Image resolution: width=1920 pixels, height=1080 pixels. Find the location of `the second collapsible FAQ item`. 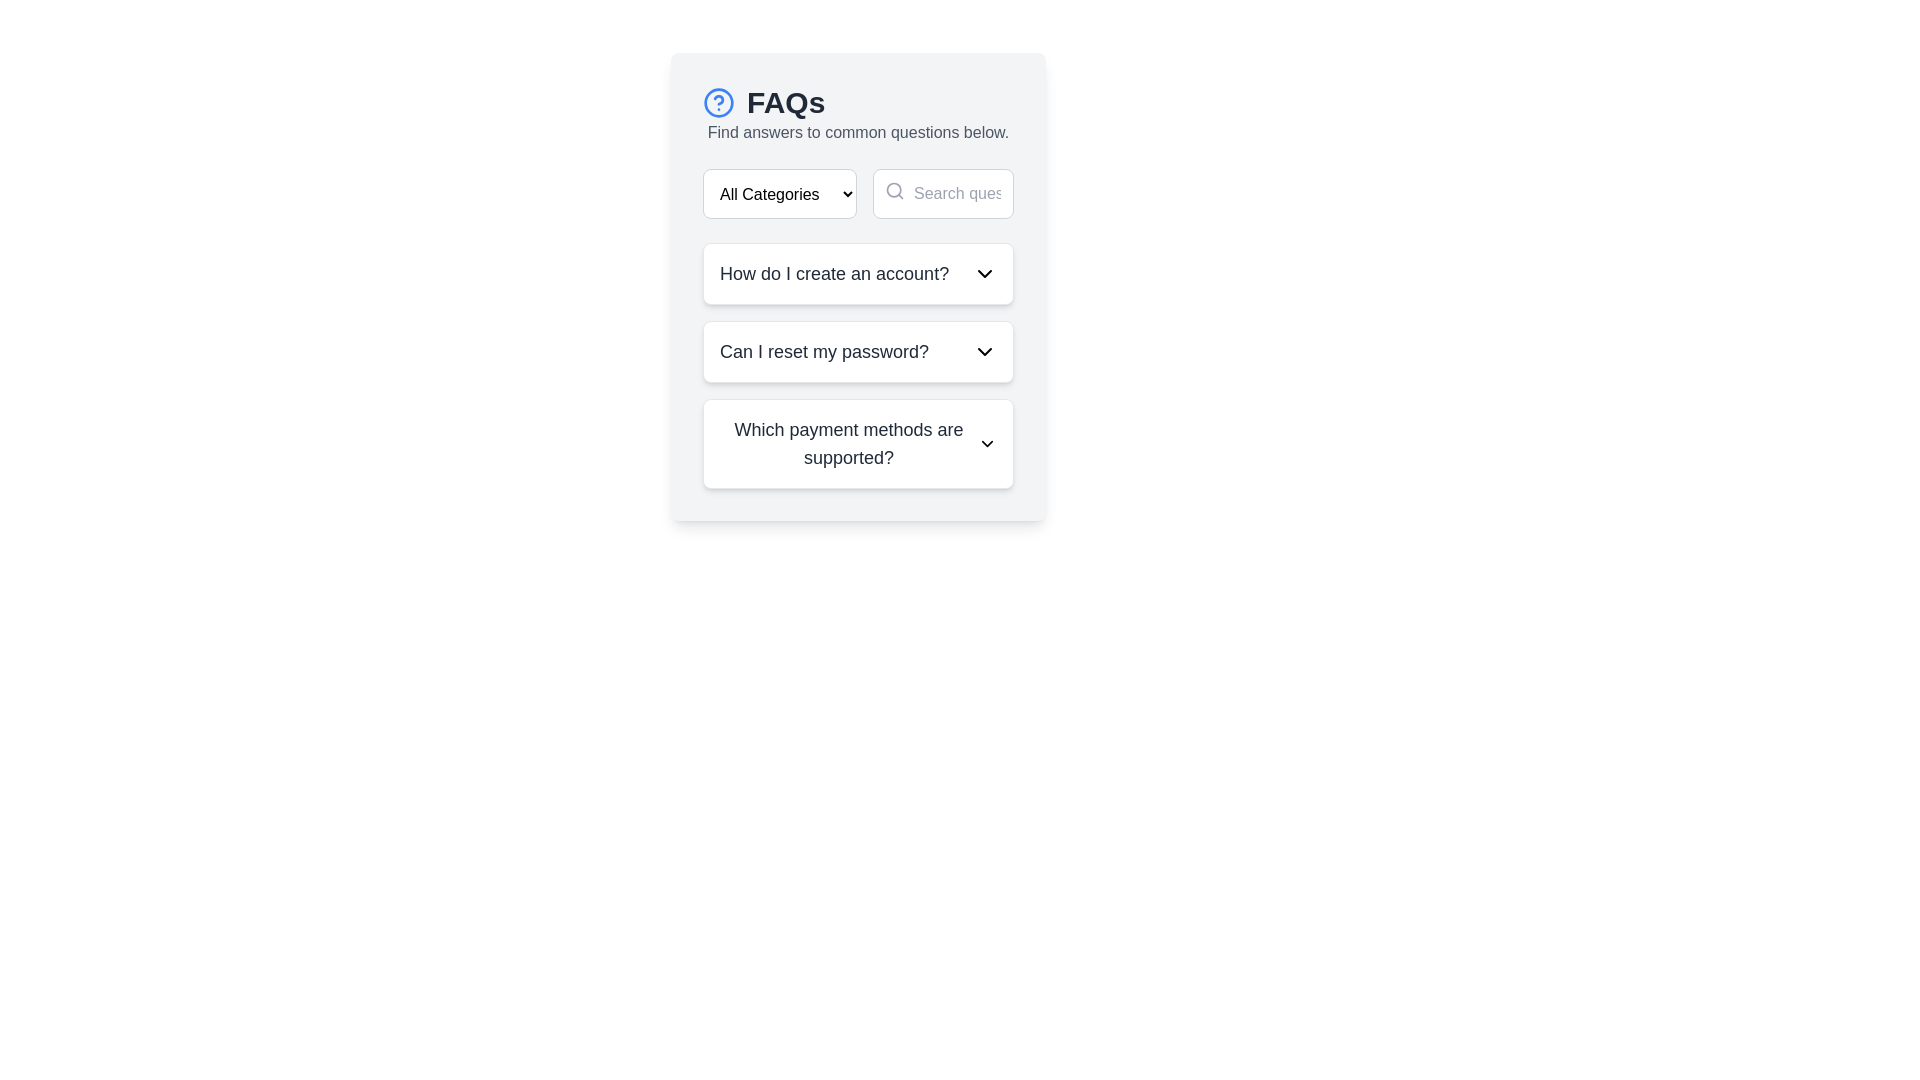

the second collapsible FAQ item is located at coordinates (858, 366).